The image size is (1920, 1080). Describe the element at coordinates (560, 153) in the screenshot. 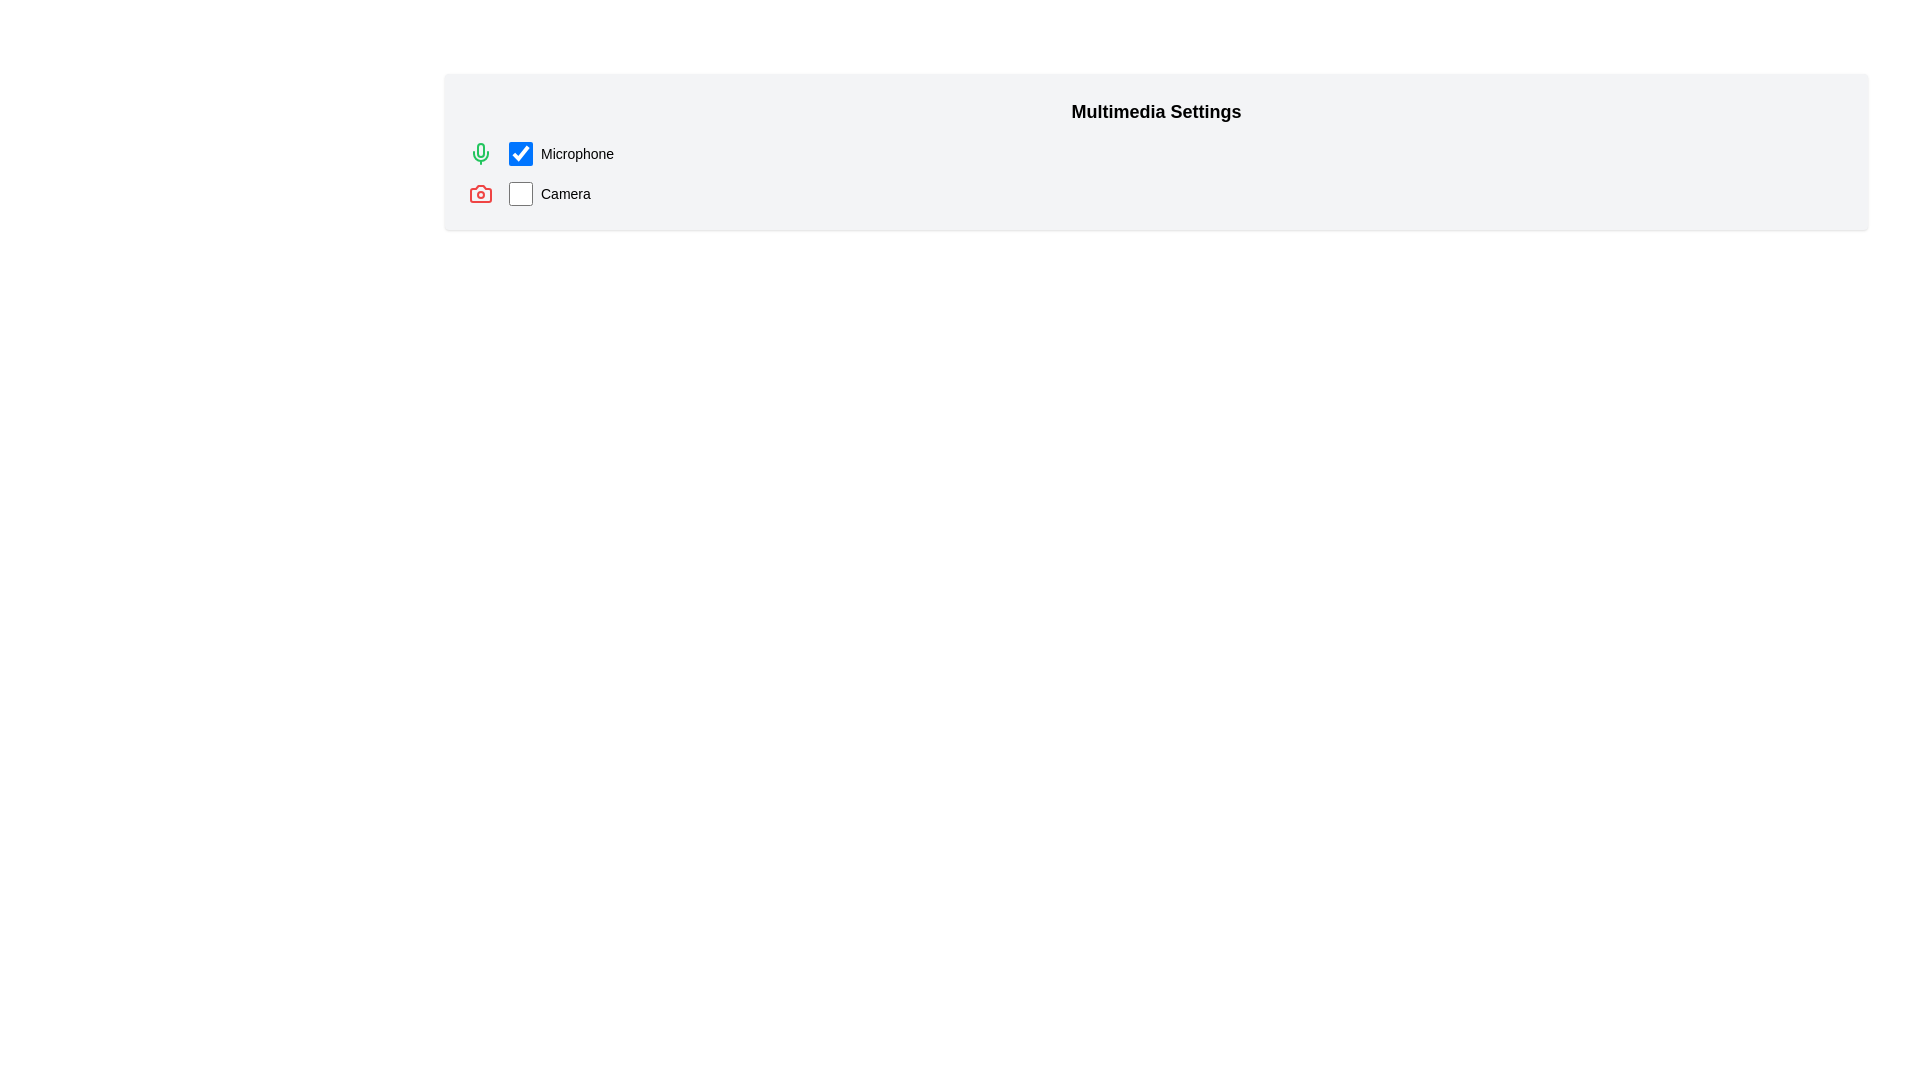

I see `the 'Microphone' label located to the right of the checkbox` at that location.